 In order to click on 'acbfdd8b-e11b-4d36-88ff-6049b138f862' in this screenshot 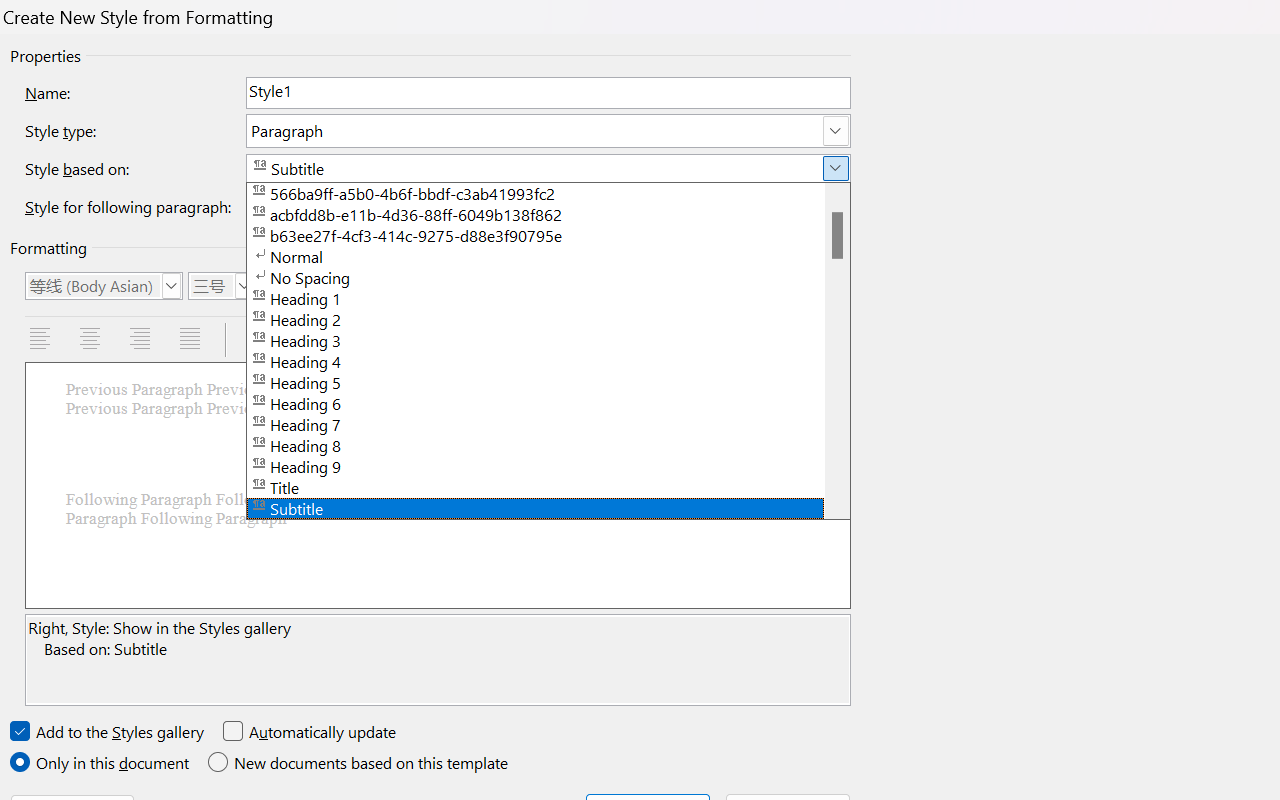, I will do `click(548, 213)`.